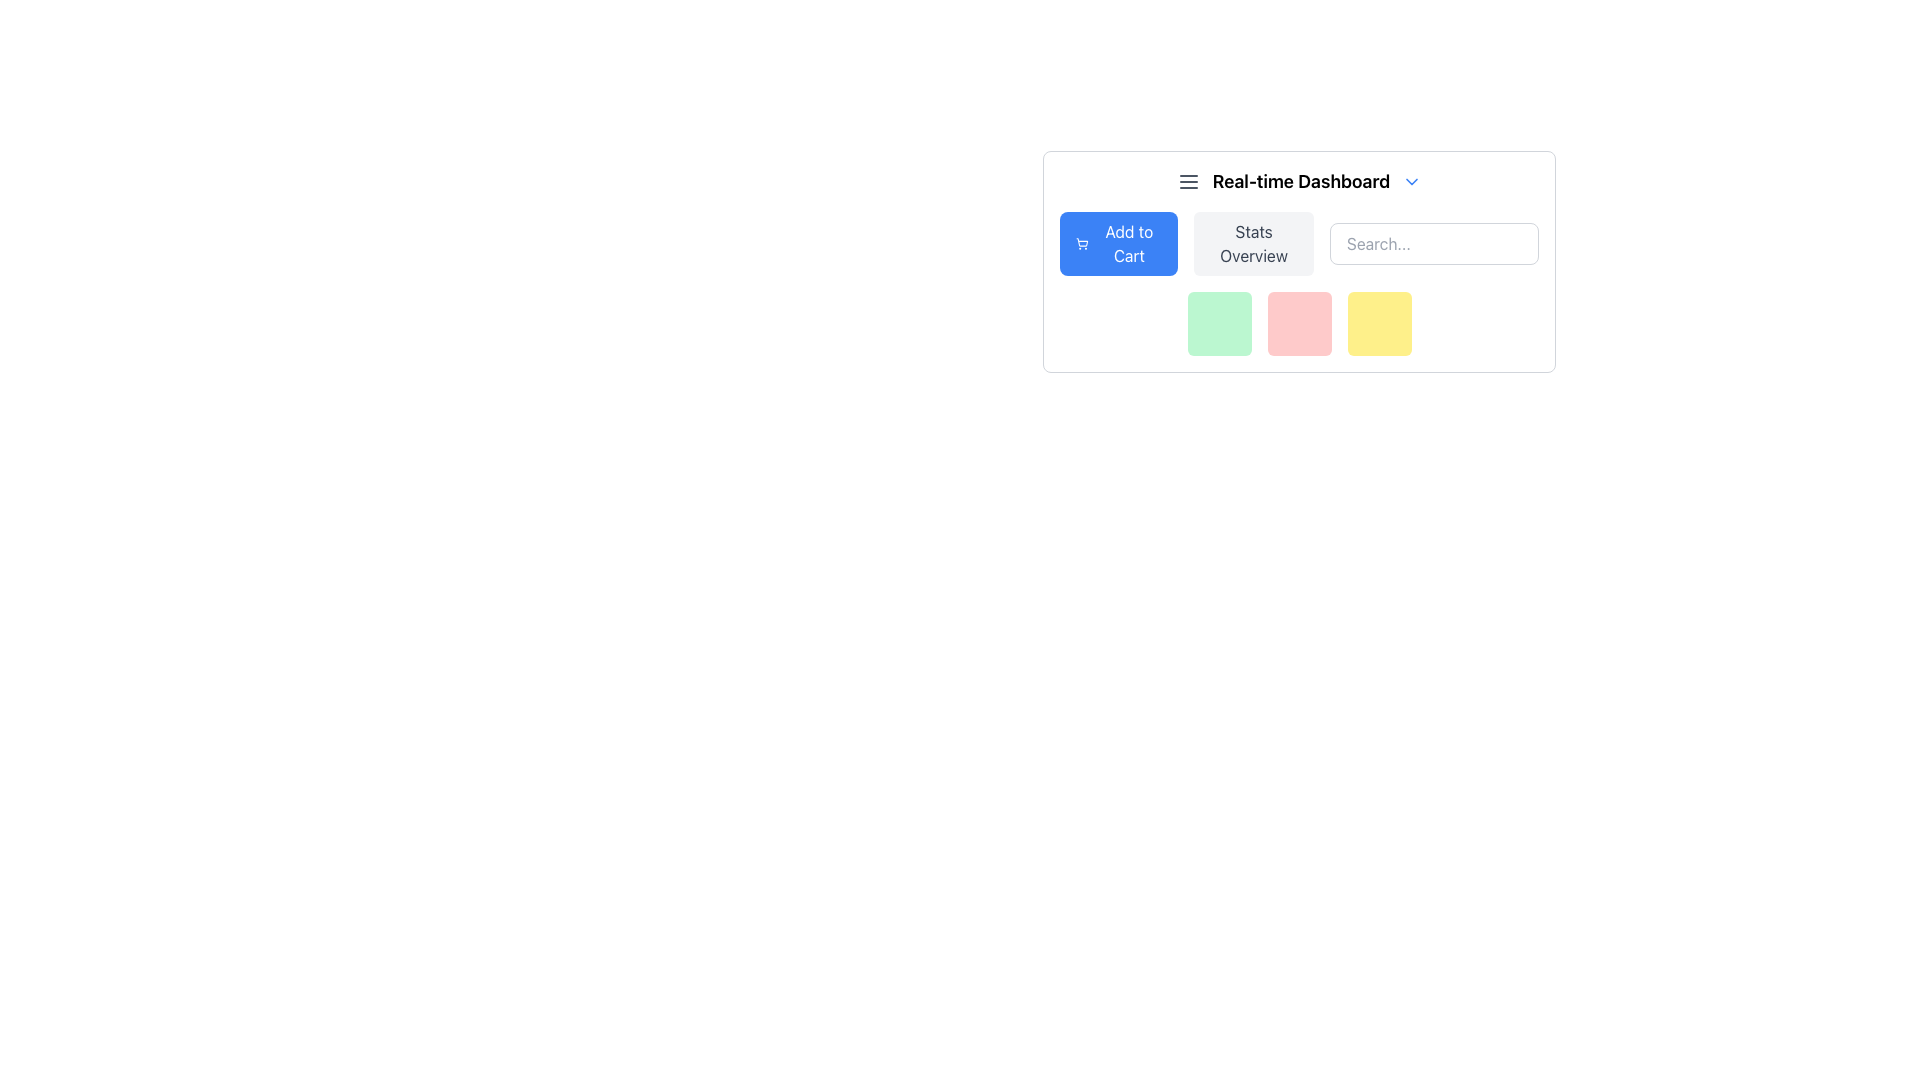 This screenshot has height=1080, width=1920. What do you see at coordinates (1253, 242) in the screenshot?
I see `the 'Stats Overview' label button, which is a rectangular button with rounded corners and a light gray background, located to the right of the 'Add to Cart' button` at bounding box center [1253, 242].